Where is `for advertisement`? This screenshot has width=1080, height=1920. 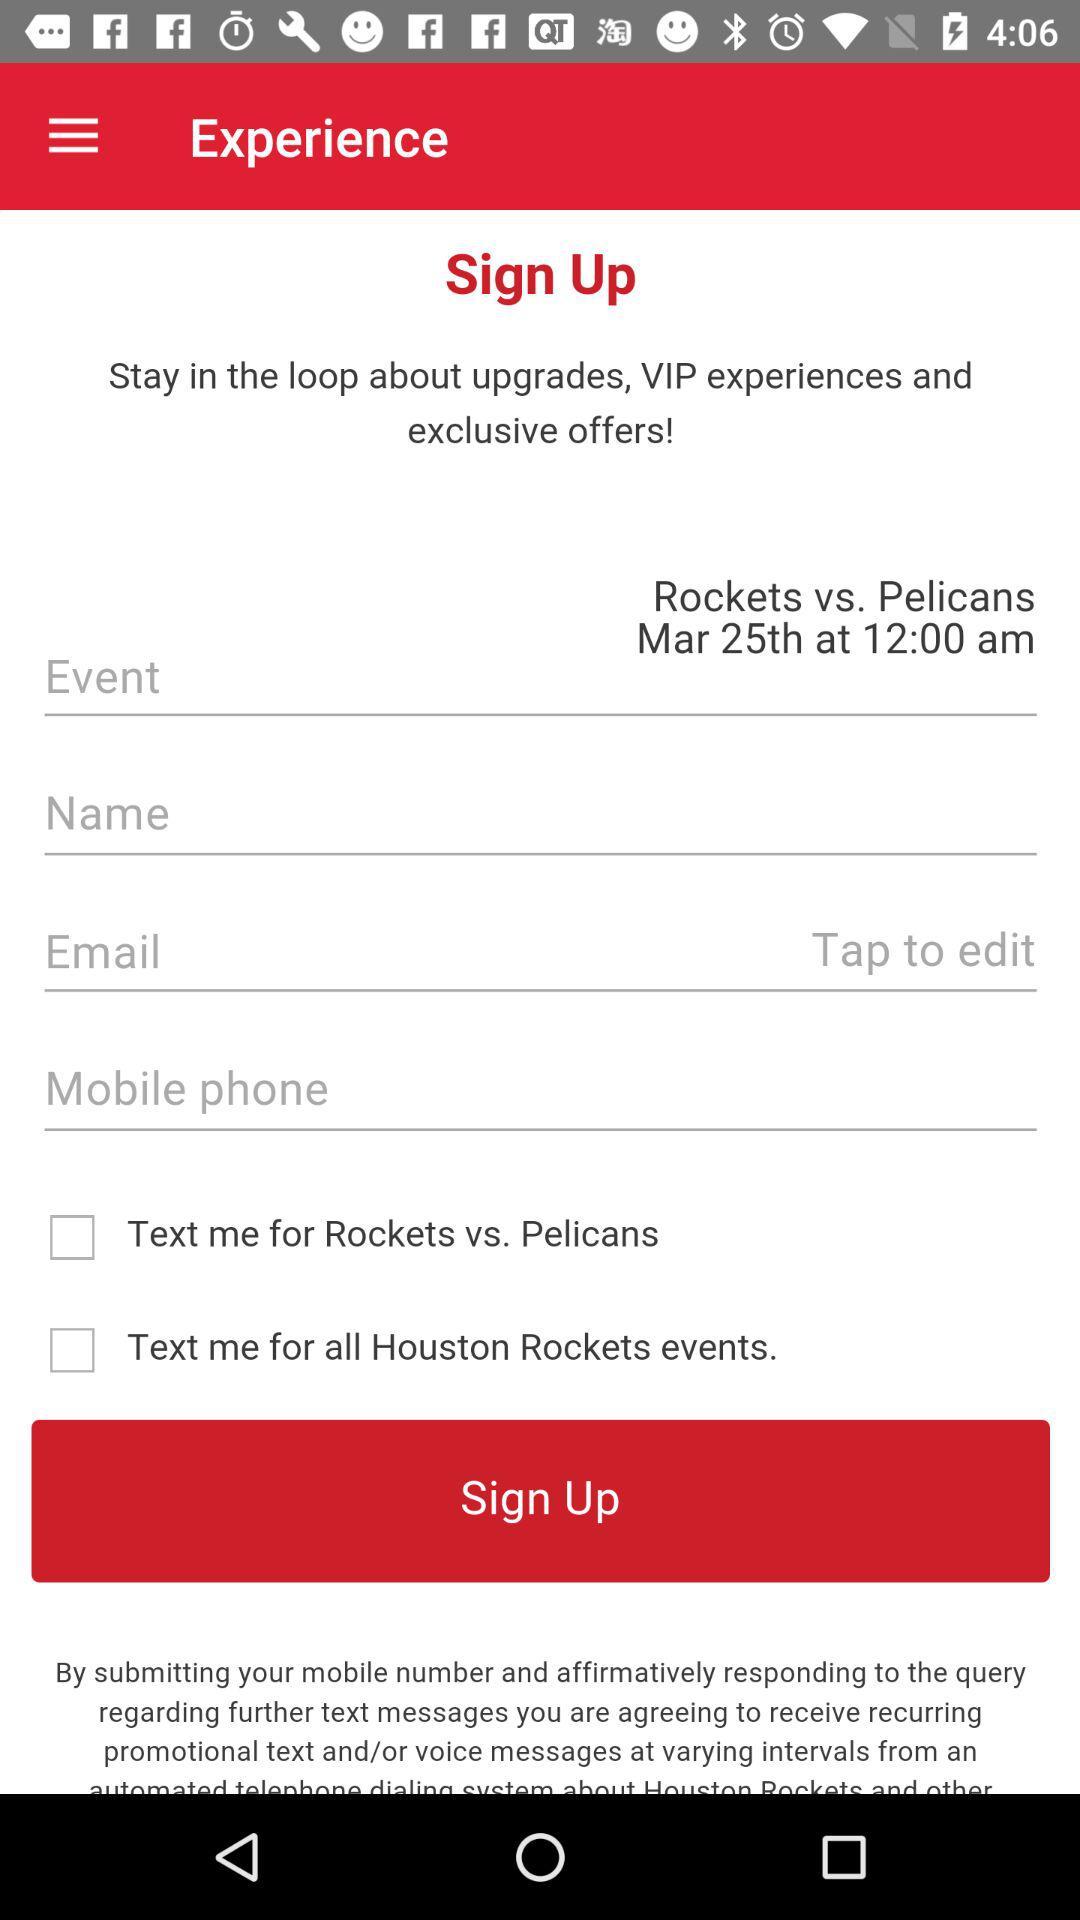
for advertisement is located at coordinates (540, 1002).